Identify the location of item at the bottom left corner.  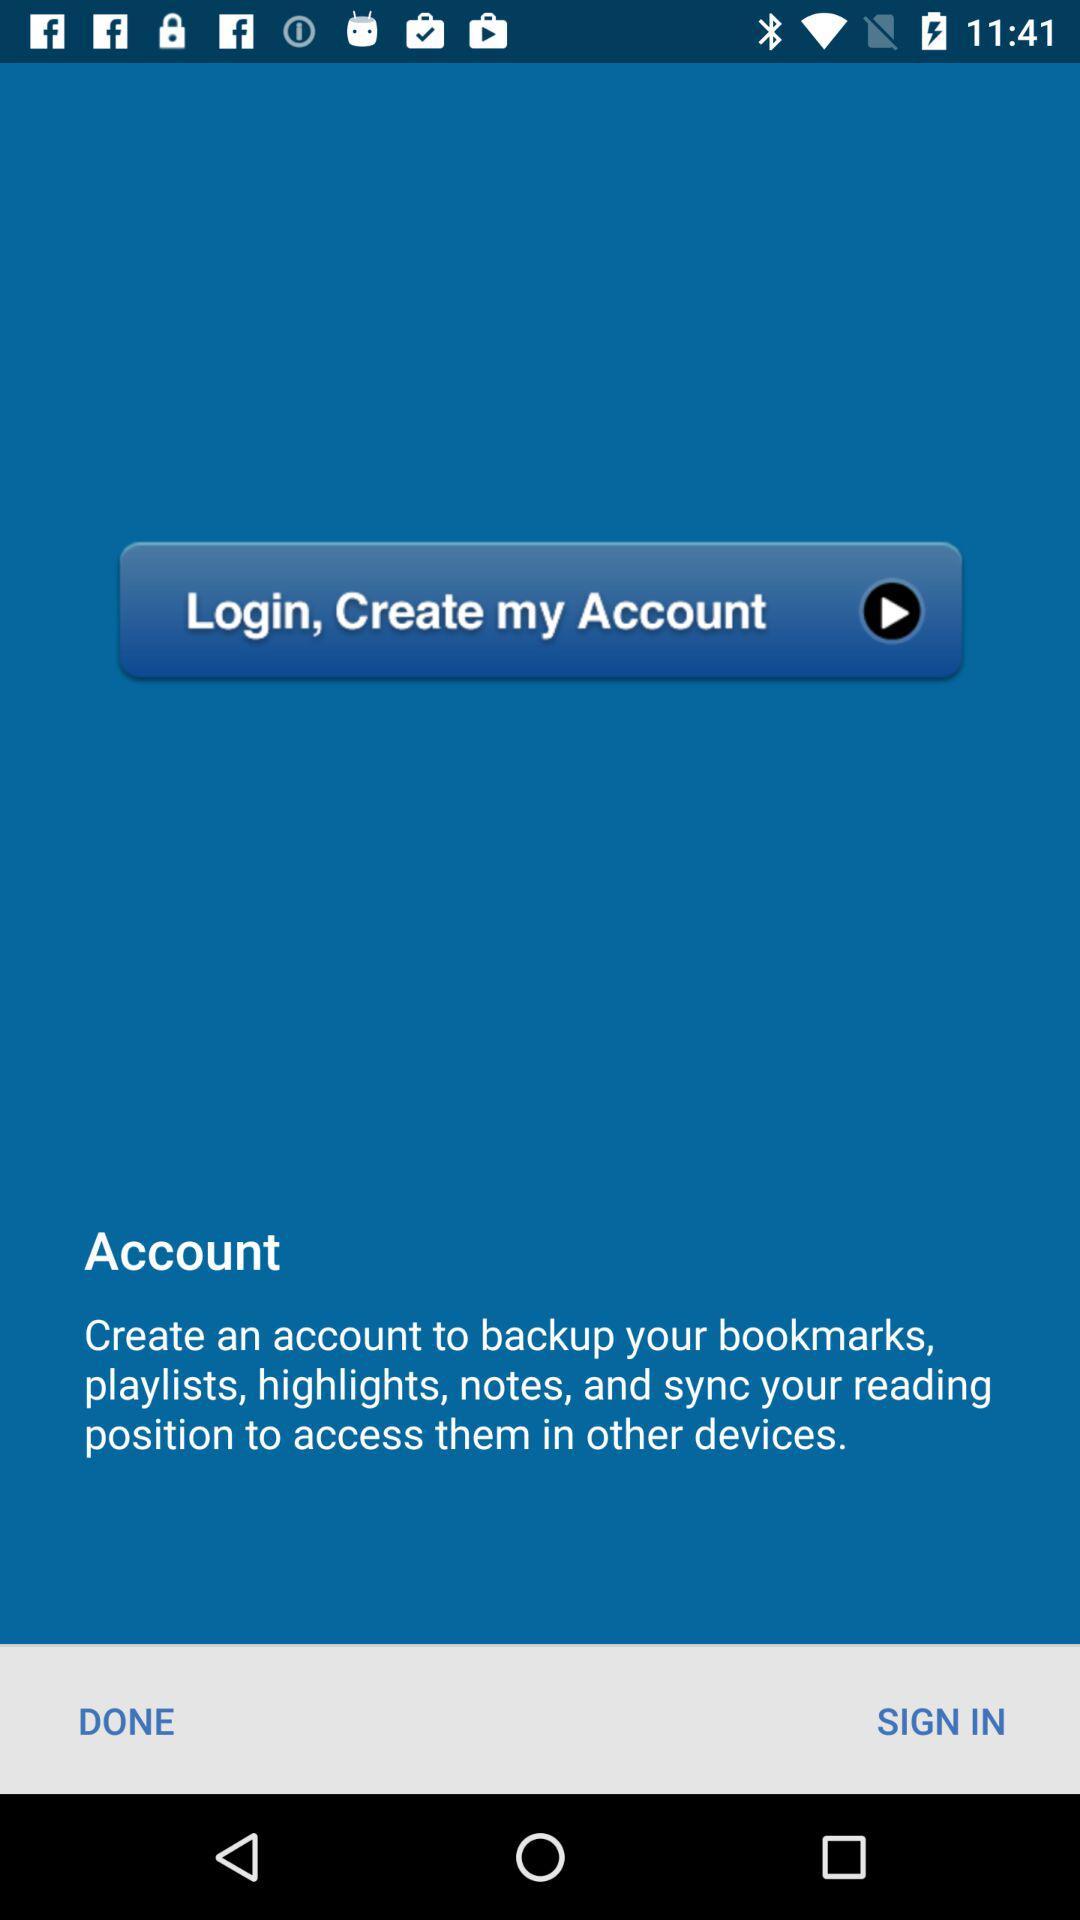
(126, 1719).